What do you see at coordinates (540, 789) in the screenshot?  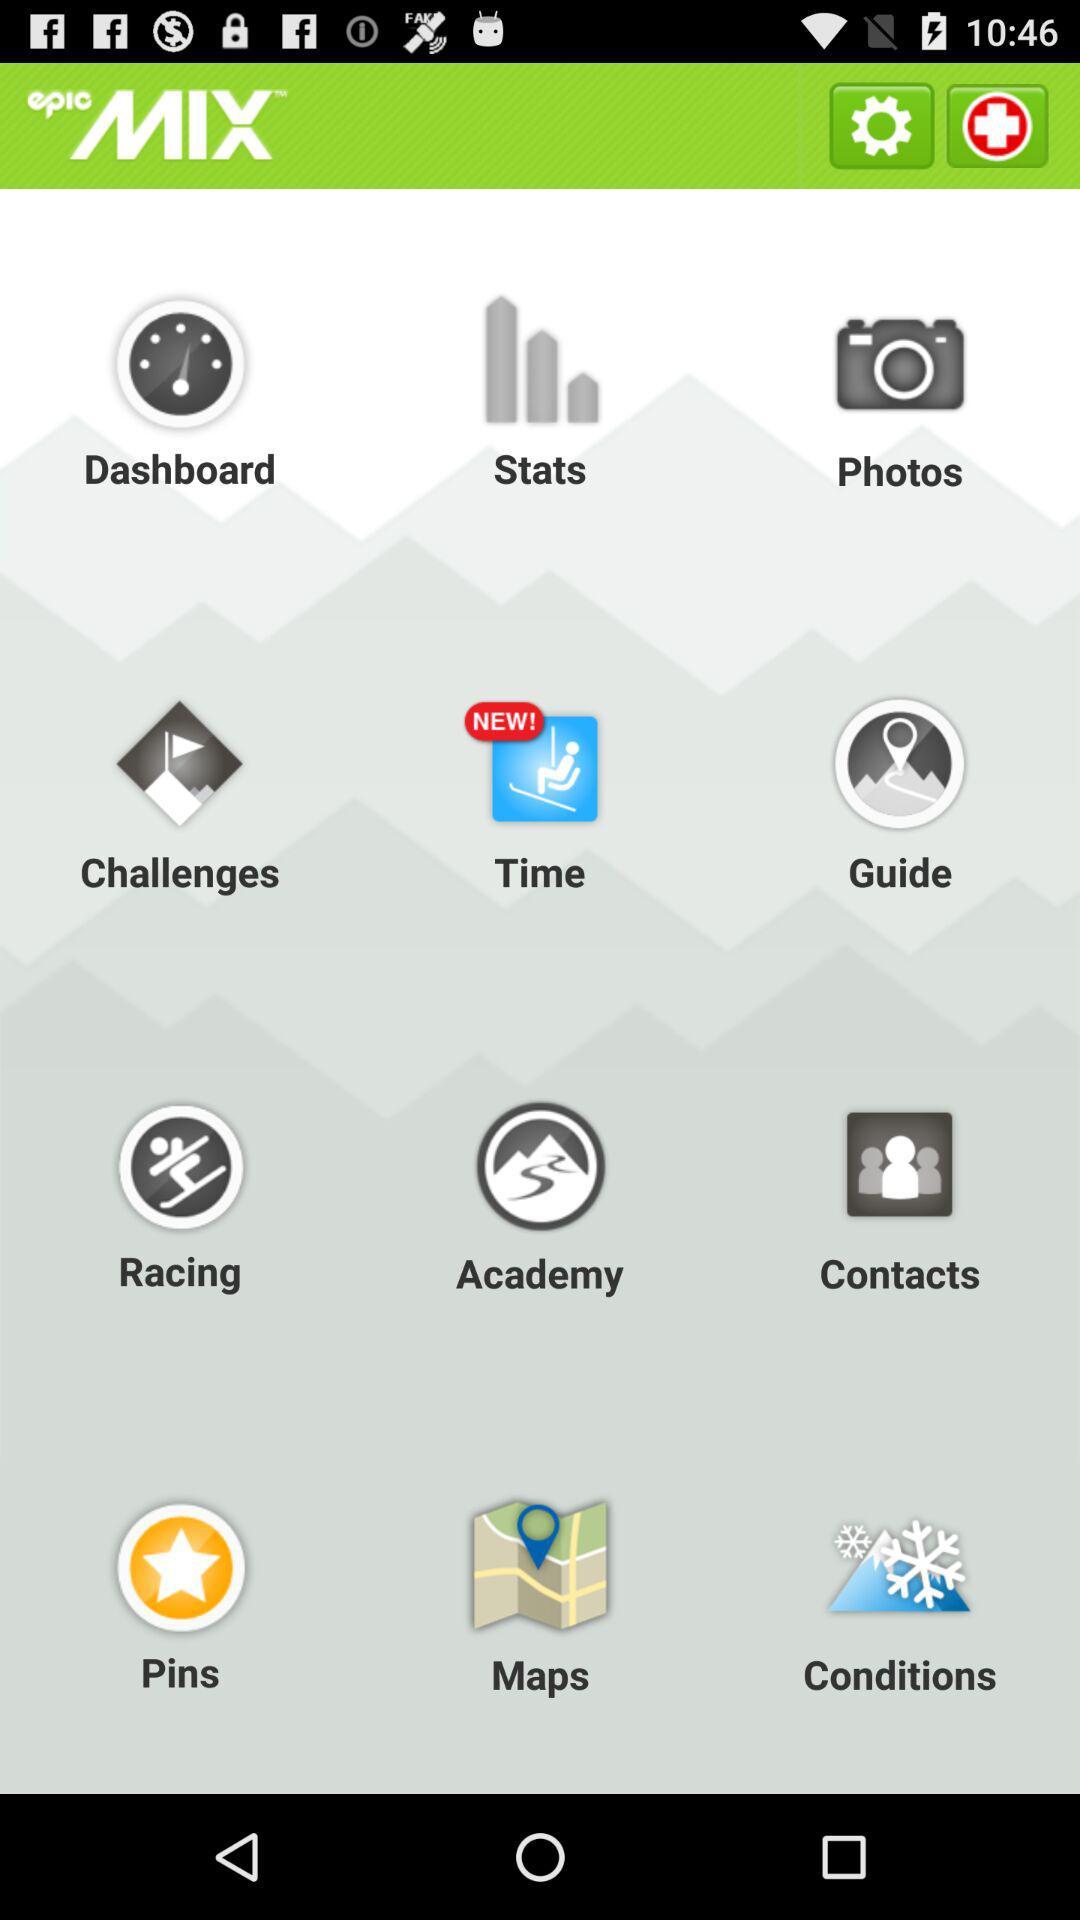 I see `icon above academy icon` at bounding box center [540, 789].